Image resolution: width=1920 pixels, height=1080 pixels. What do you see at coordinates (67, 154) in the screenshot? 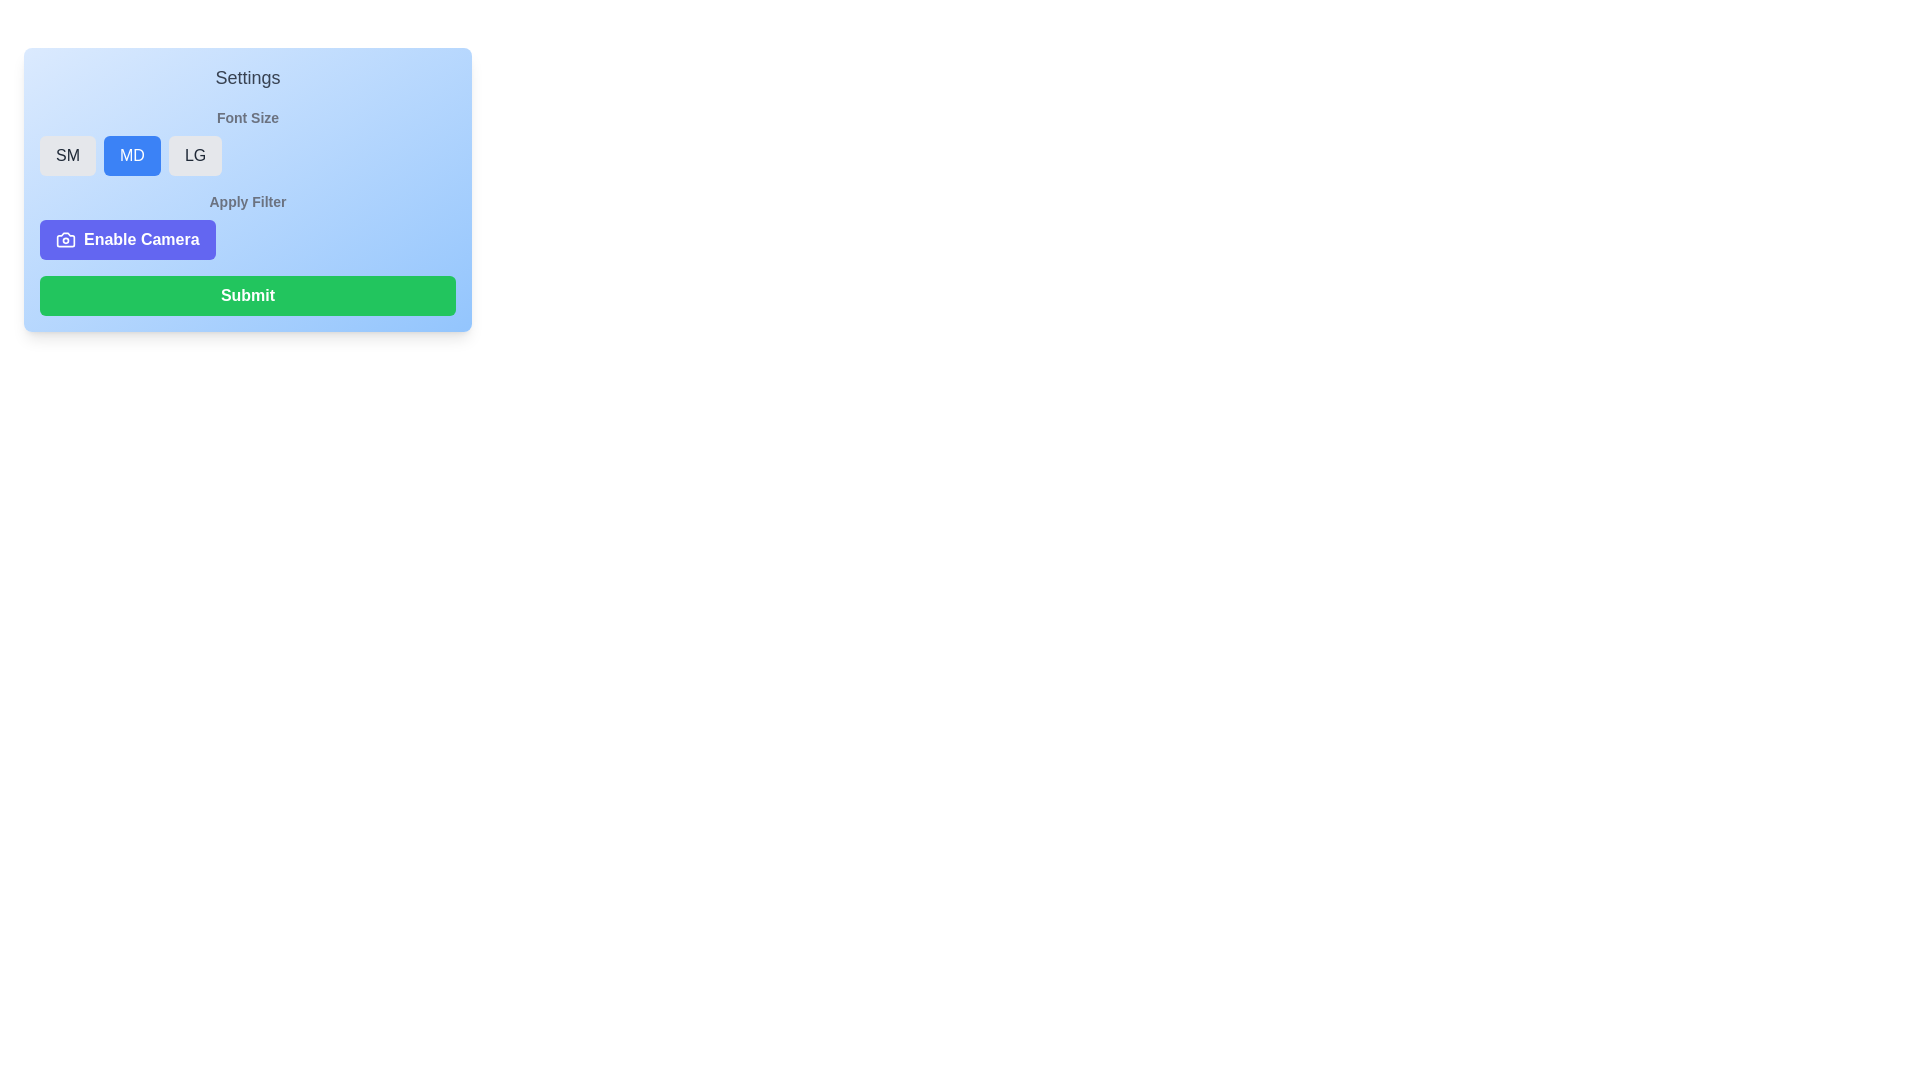
I see `the 'Small' font size button located in the upper-left area of the 'Font Size' section` at bounding box center [67, 154].